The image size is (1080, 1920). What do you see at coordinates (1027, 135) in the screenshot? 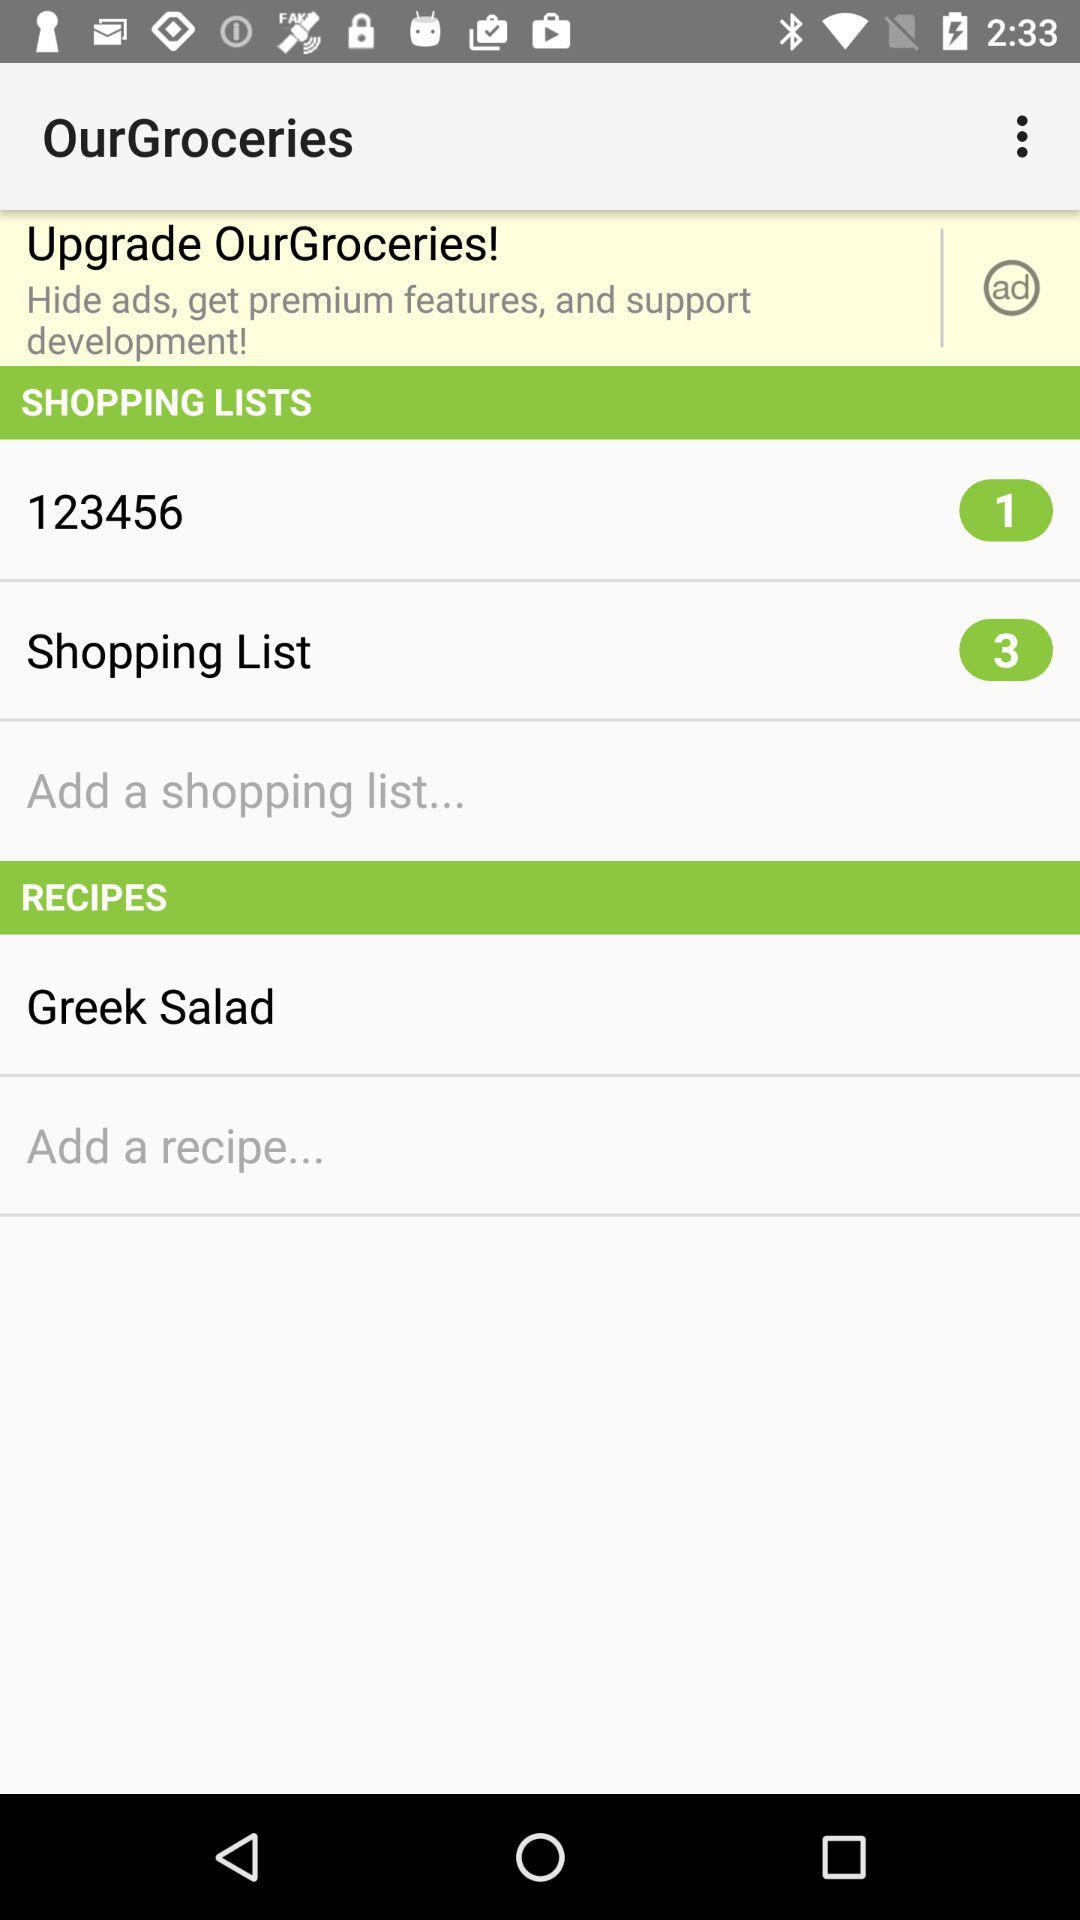
I see `item next to upgrade ourgroceries!` at bounding box center [1027, 135].